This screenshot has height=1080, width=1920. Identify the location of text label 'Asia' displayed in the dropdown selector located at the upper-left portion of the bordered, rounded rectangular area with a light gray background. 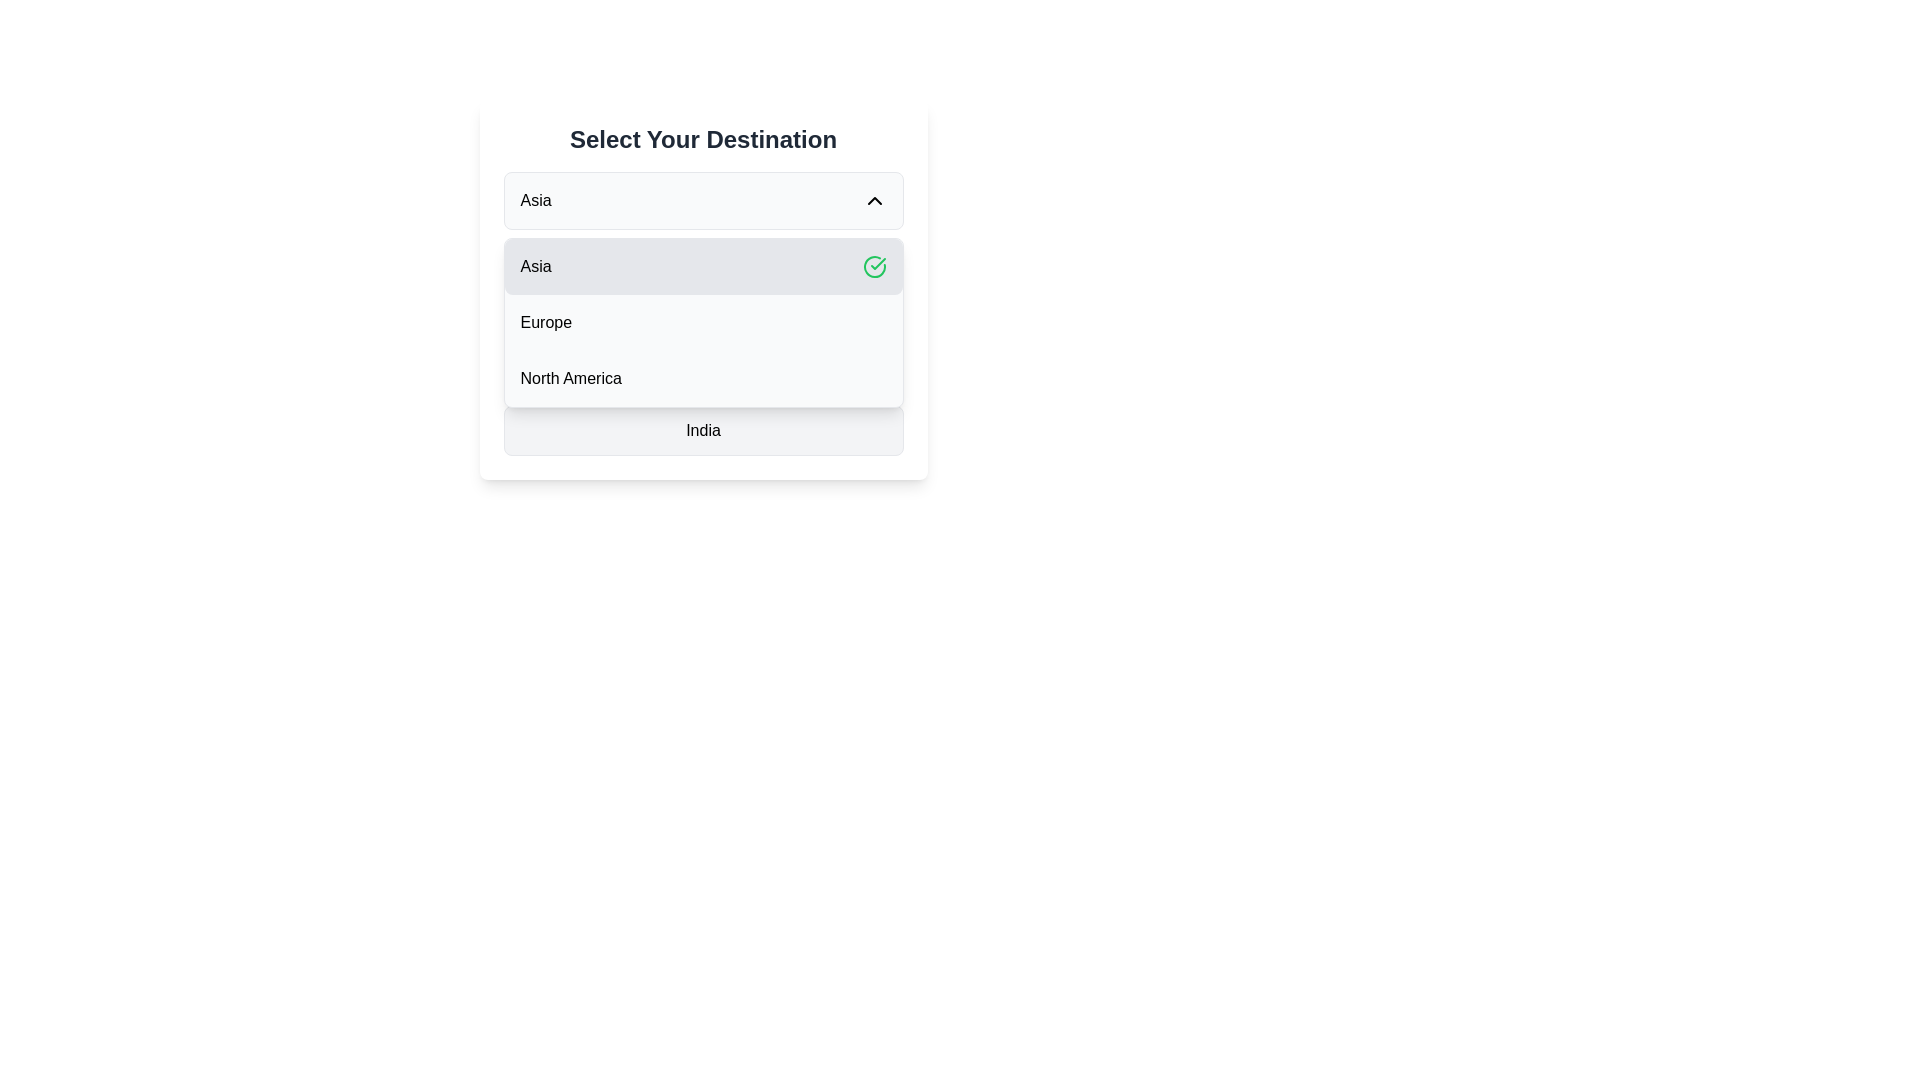
(536, 200).